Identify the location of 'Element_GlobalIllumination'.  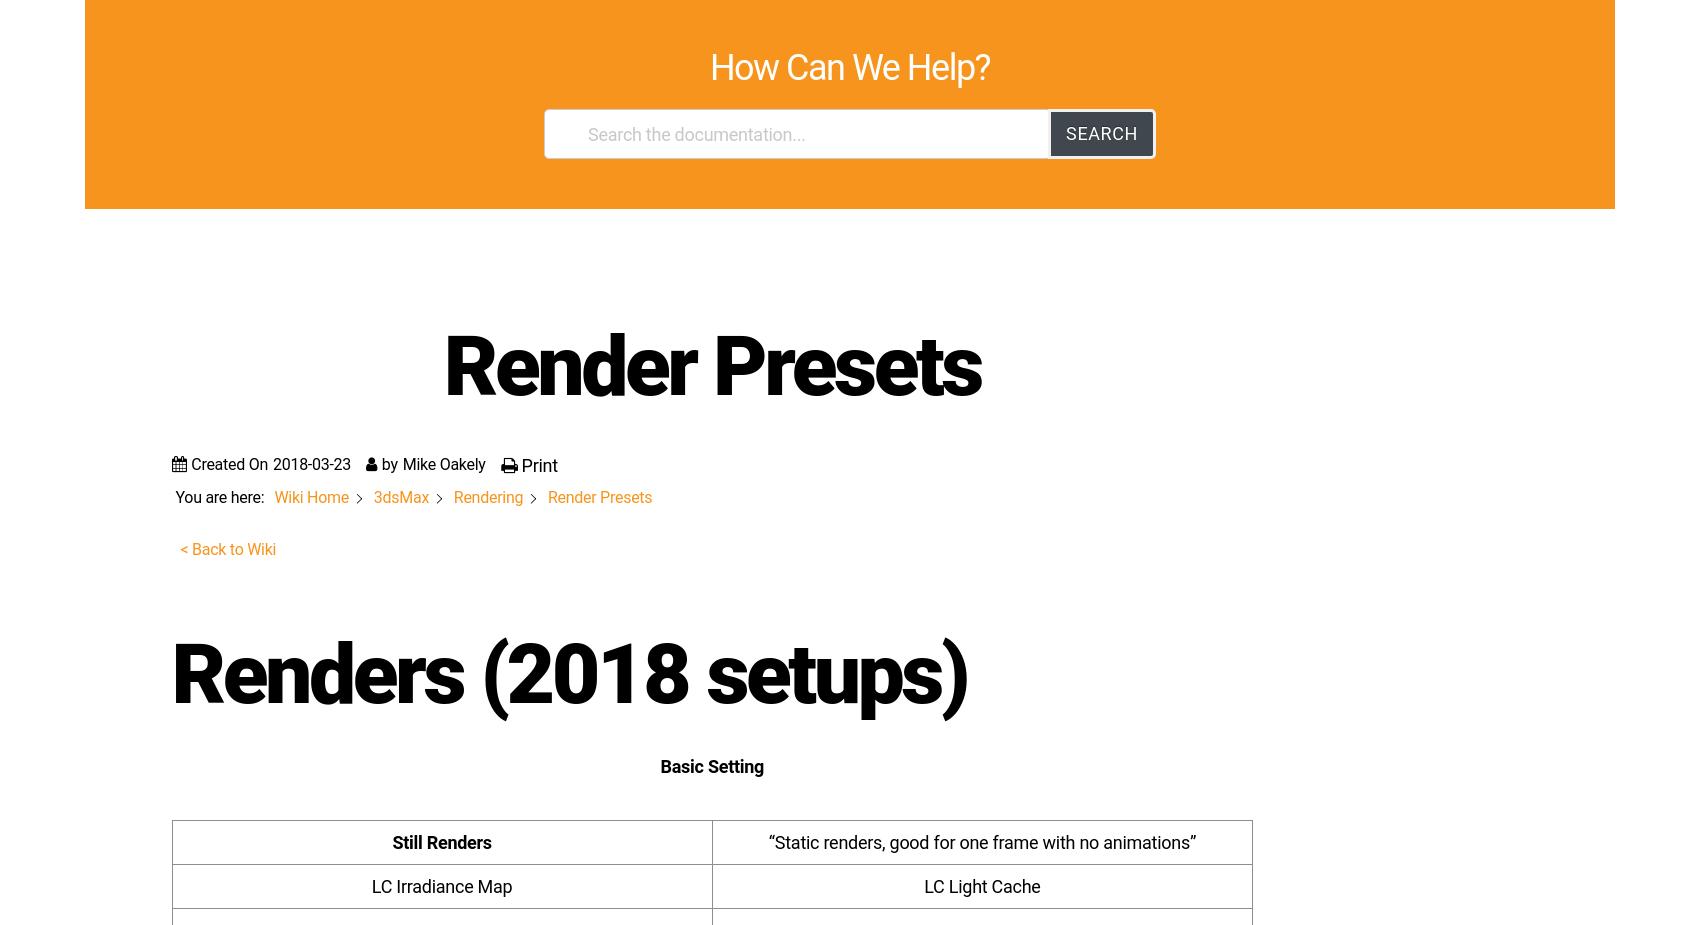
(245, 887).